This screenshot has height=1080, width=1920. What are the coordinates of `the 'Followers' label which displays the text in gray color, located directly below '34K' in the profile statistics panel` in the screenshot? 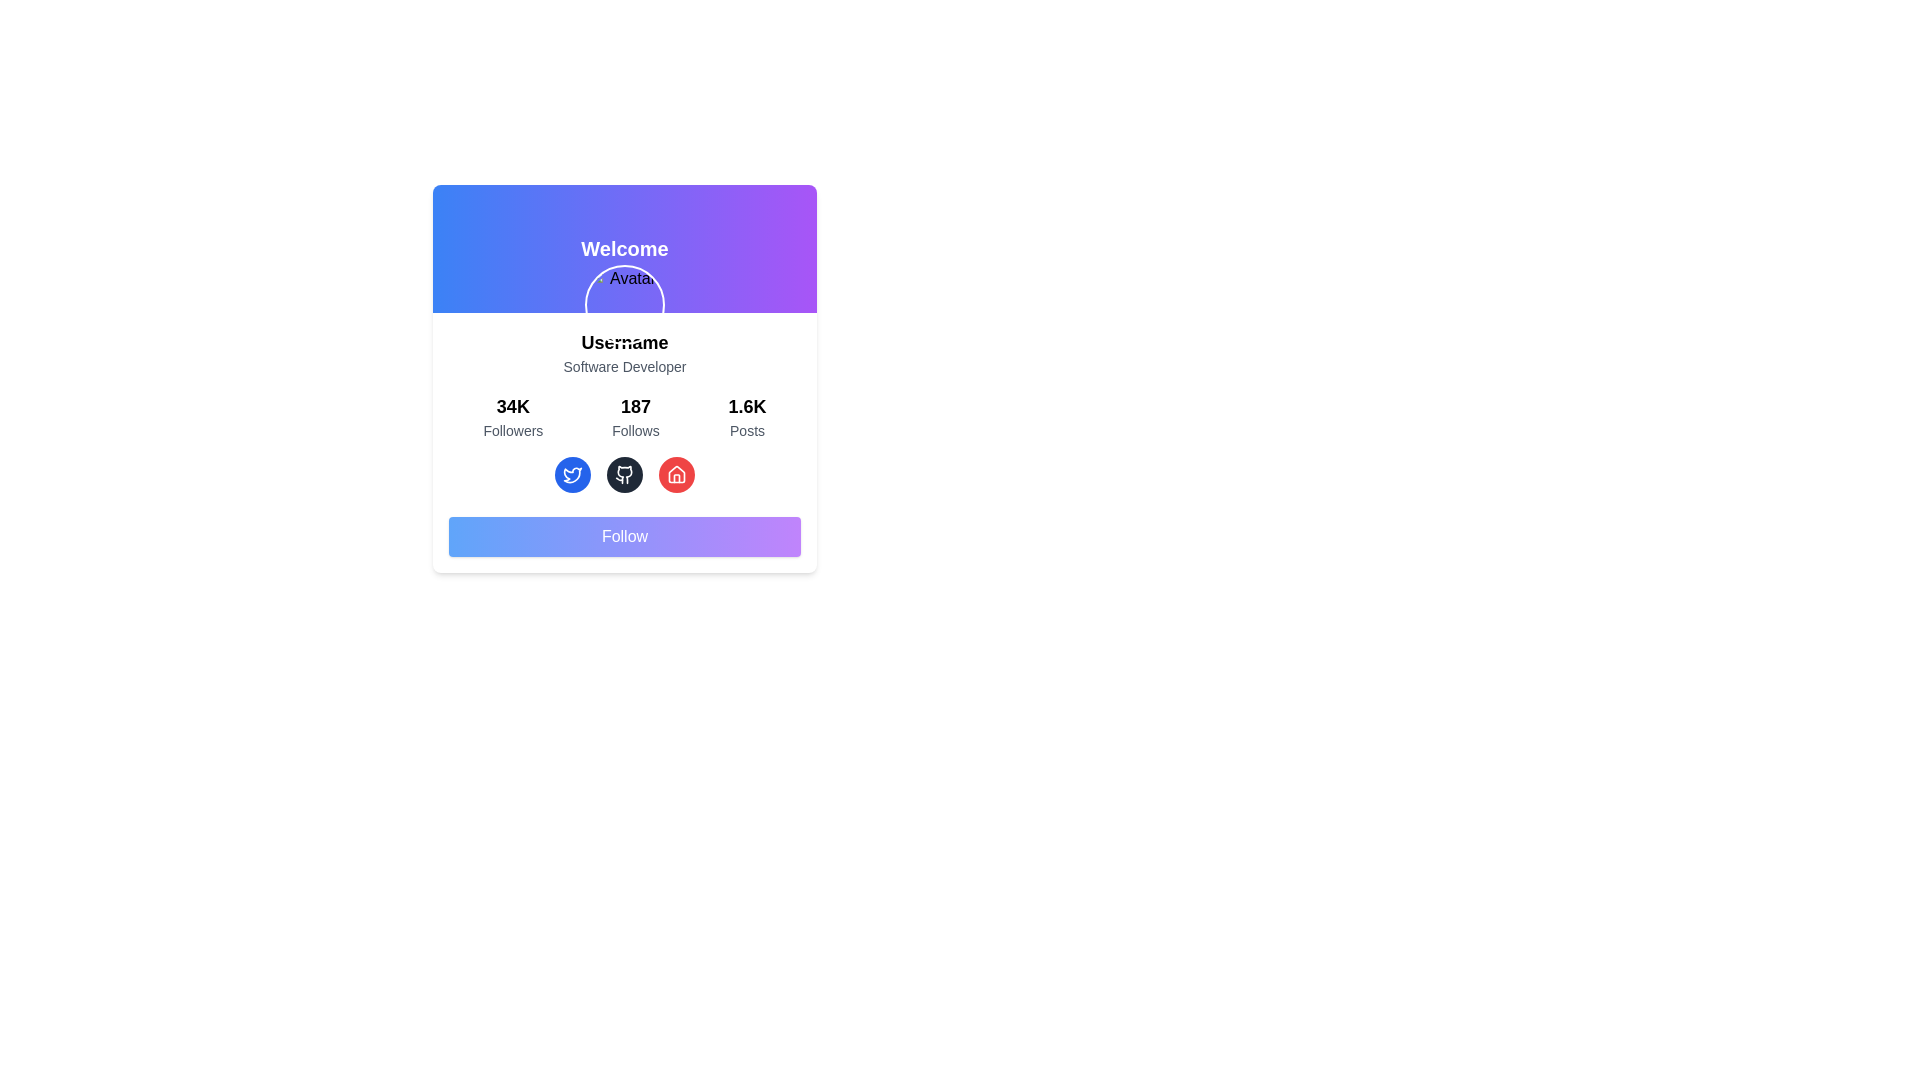 It's located at (513, 430).